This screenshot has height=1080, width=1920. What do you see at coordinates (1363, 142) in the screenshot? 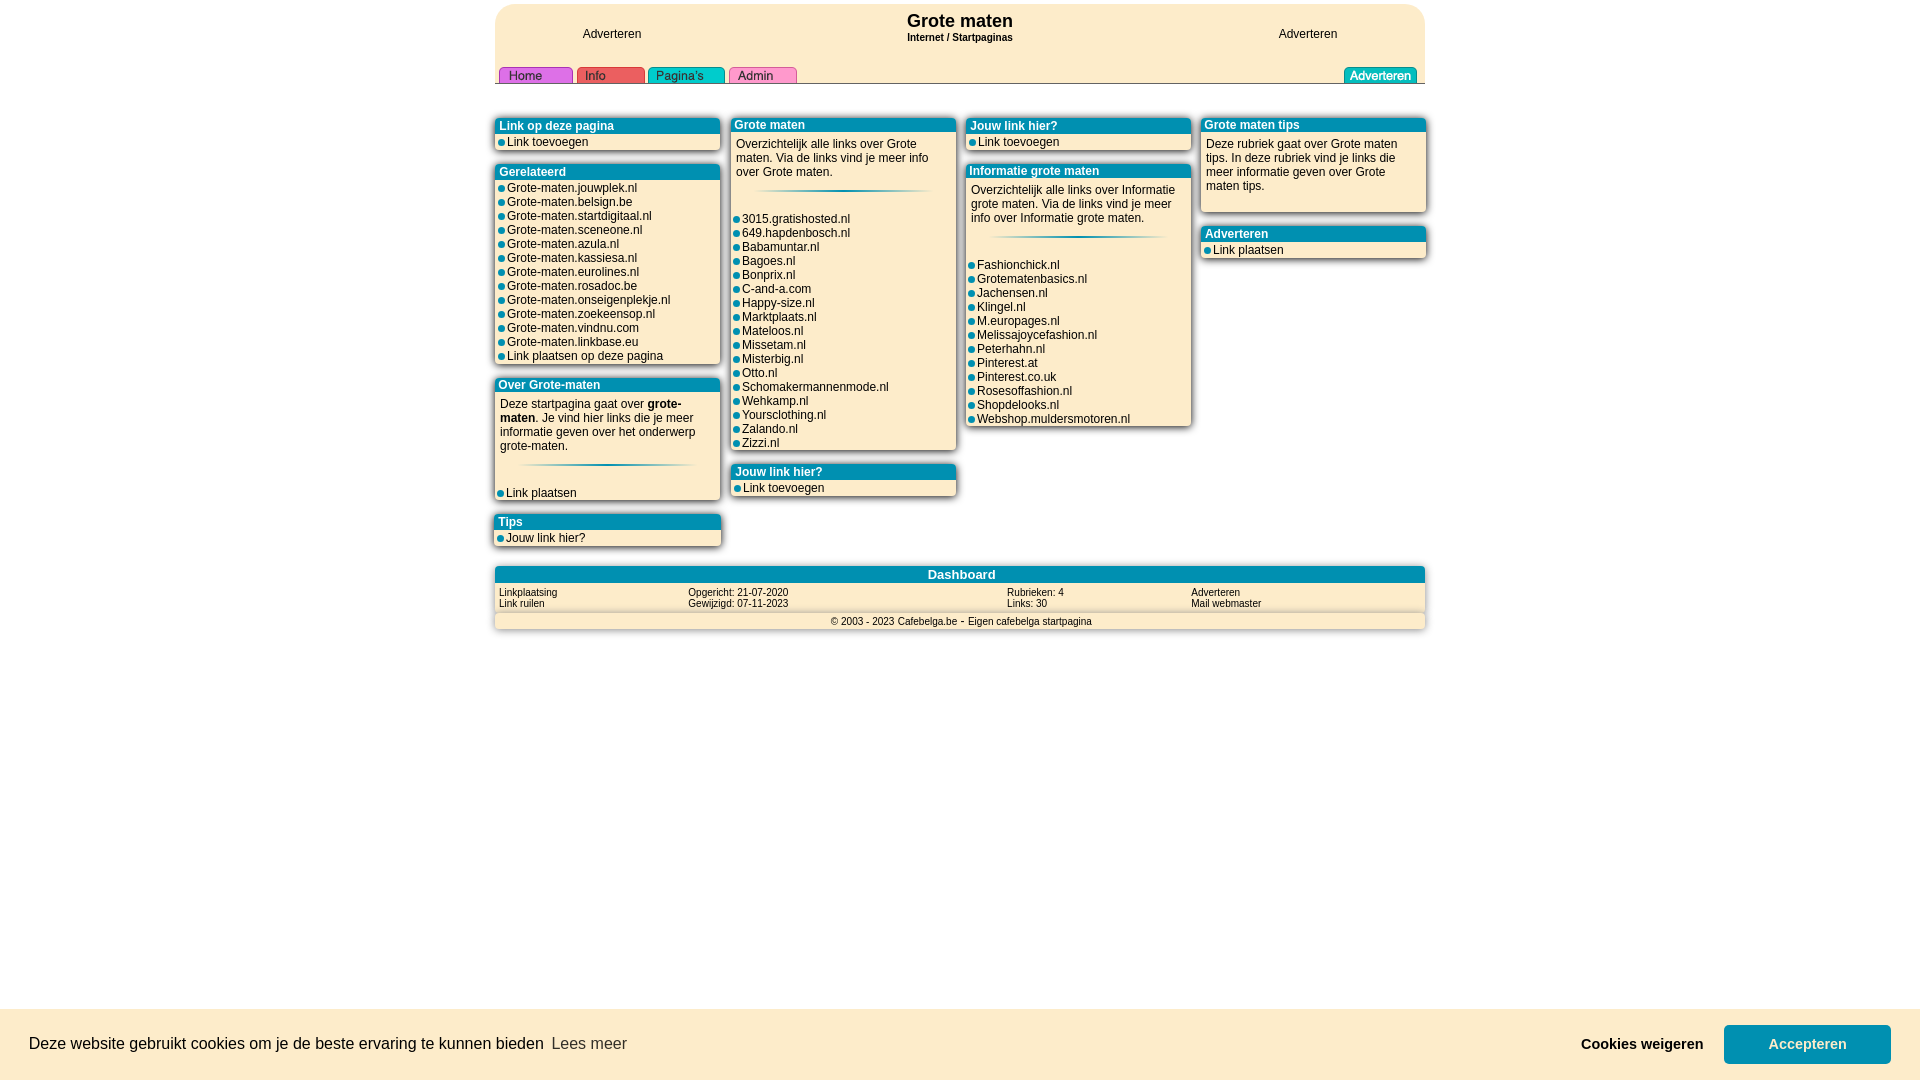
I see `'Grote maten'` at bounding box center [1363, 142].